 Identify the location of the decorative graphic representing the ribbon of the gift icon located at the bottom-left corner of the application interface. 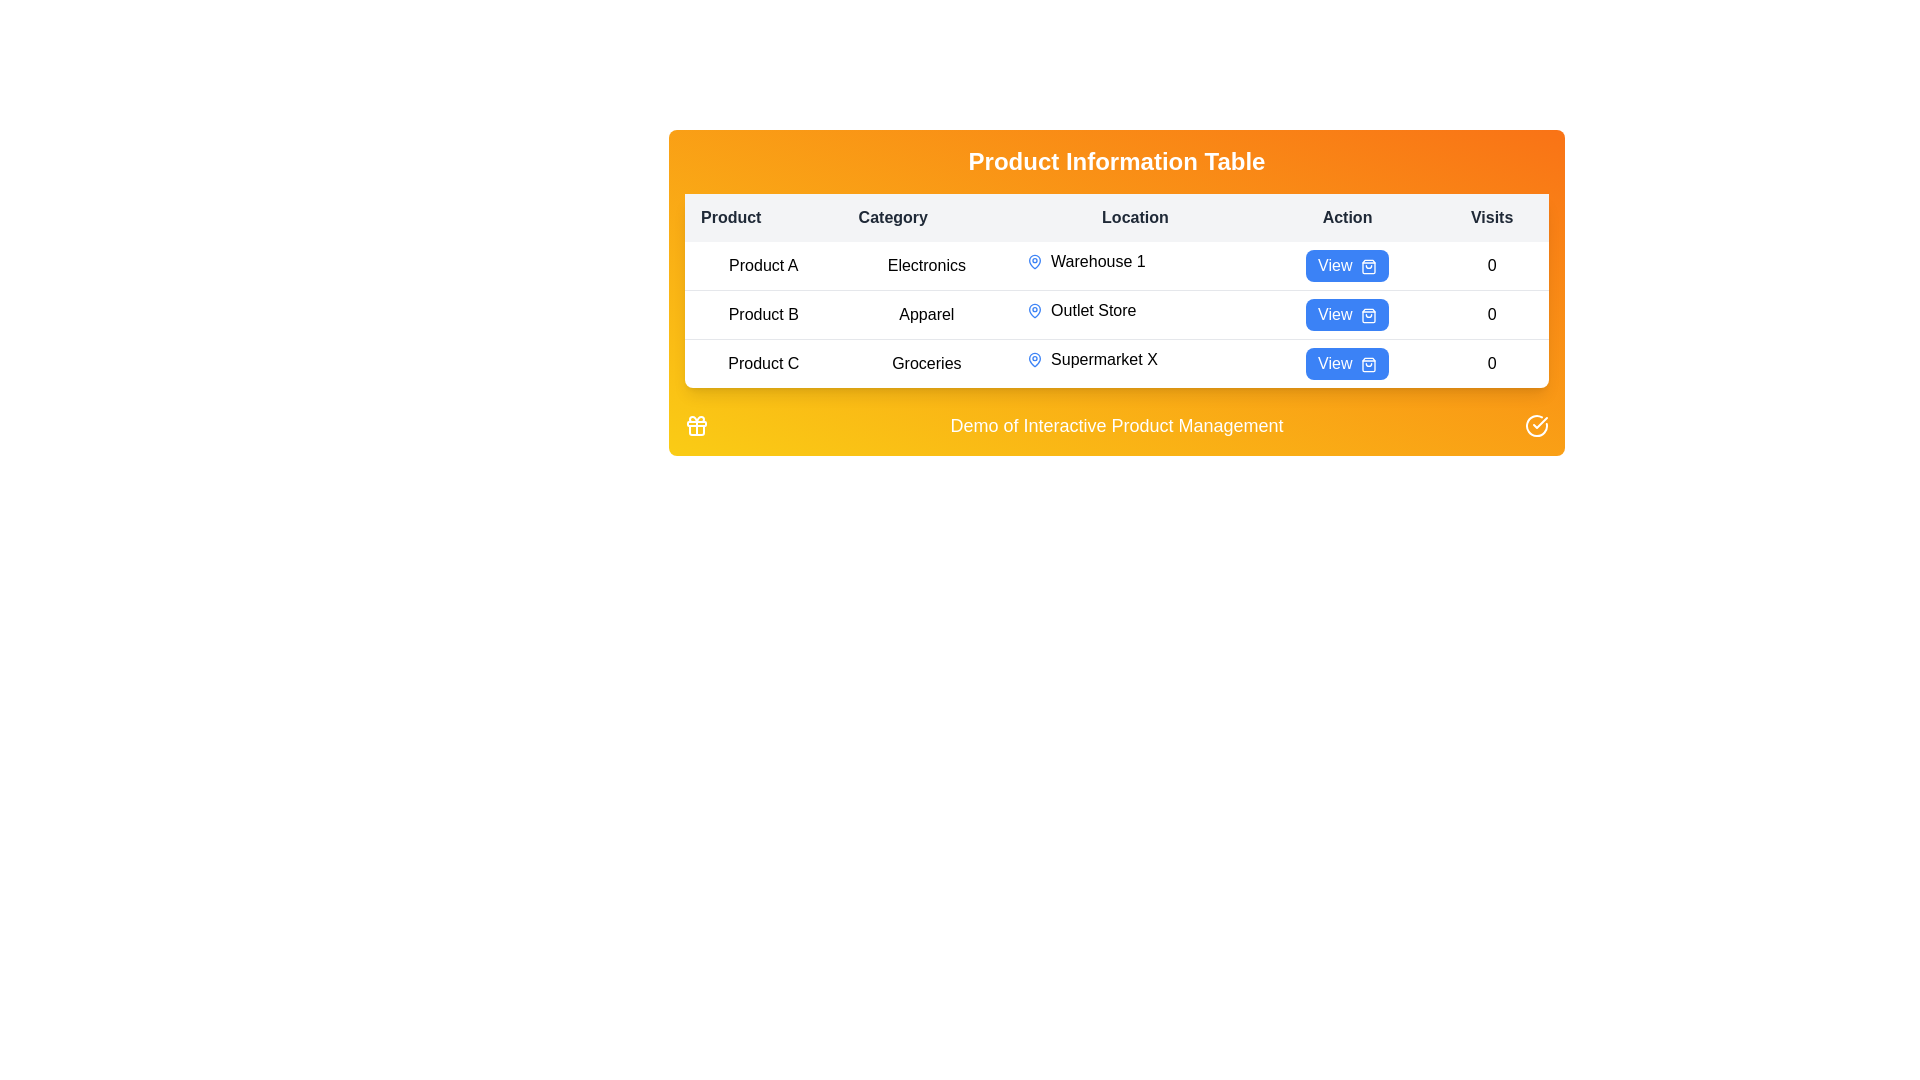
(696, 423).